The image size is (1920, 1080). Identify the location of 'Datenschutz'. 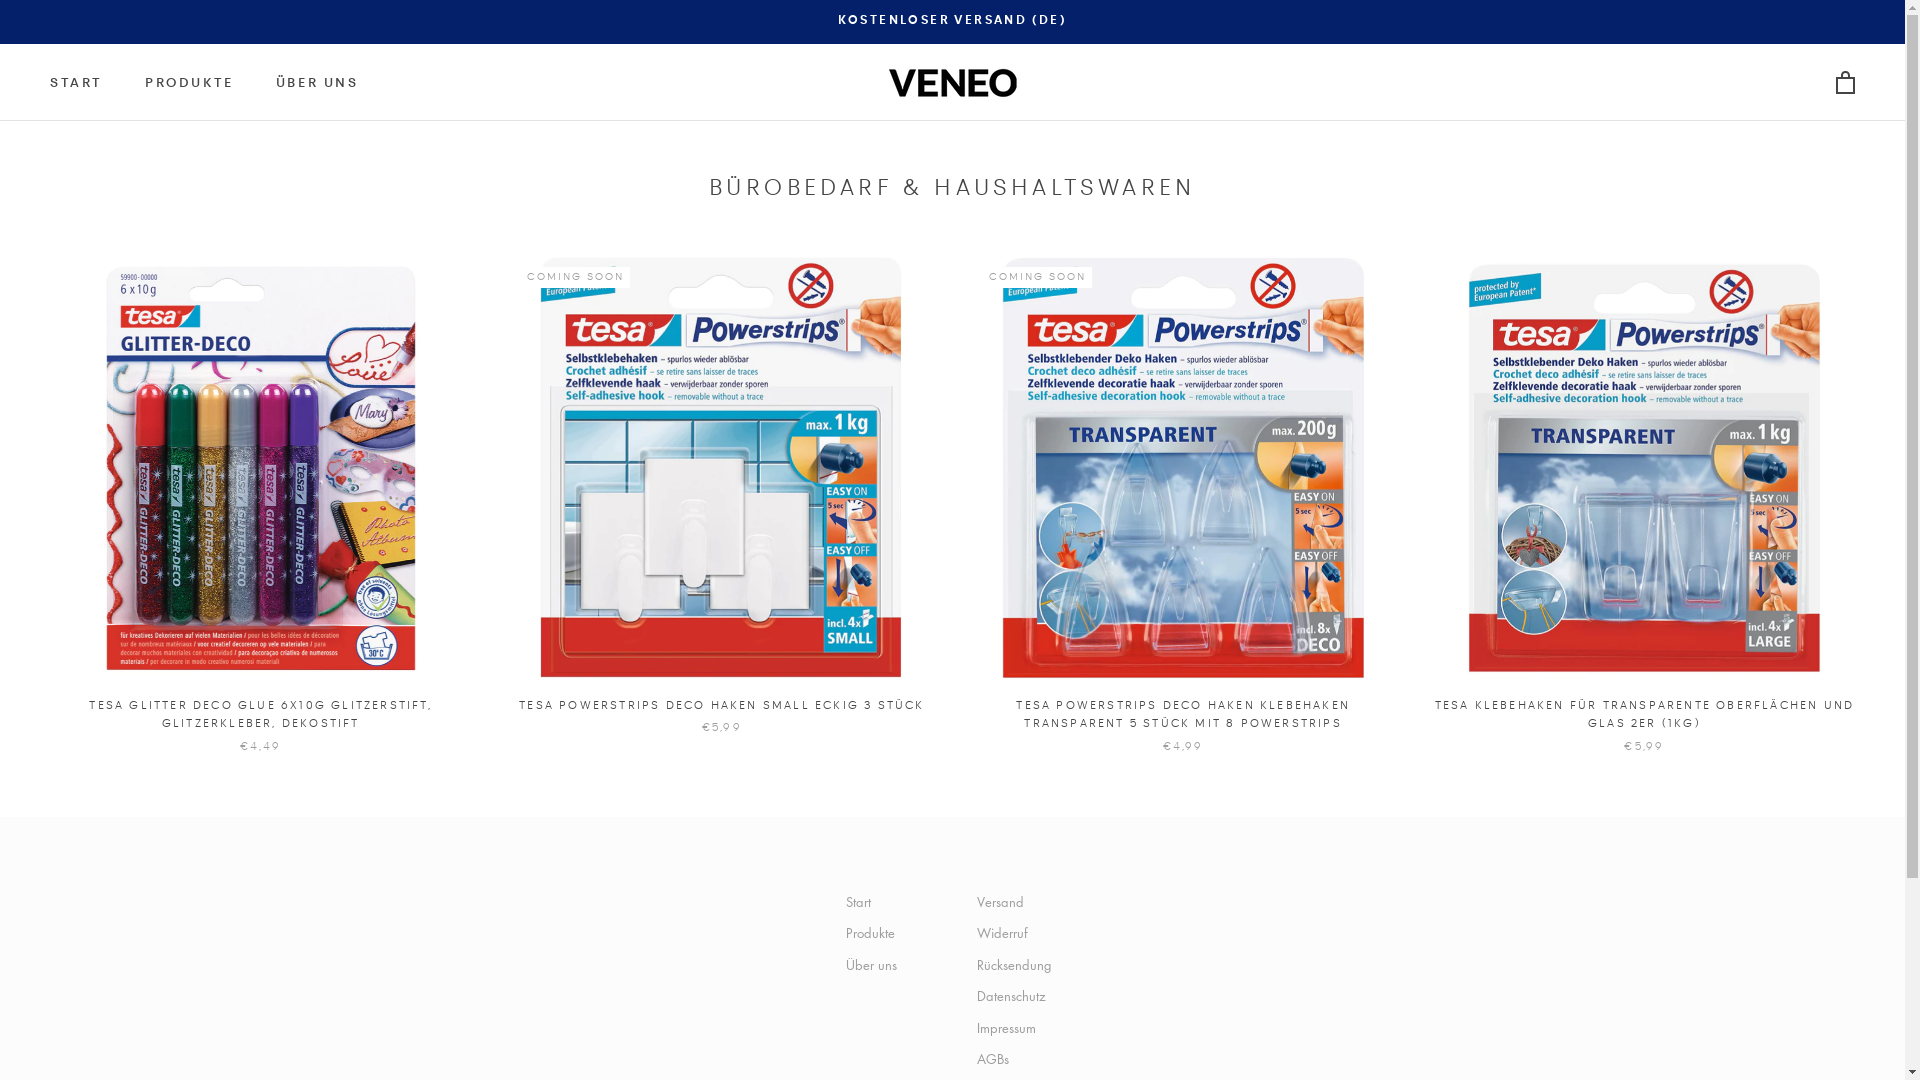
(1017, 995).